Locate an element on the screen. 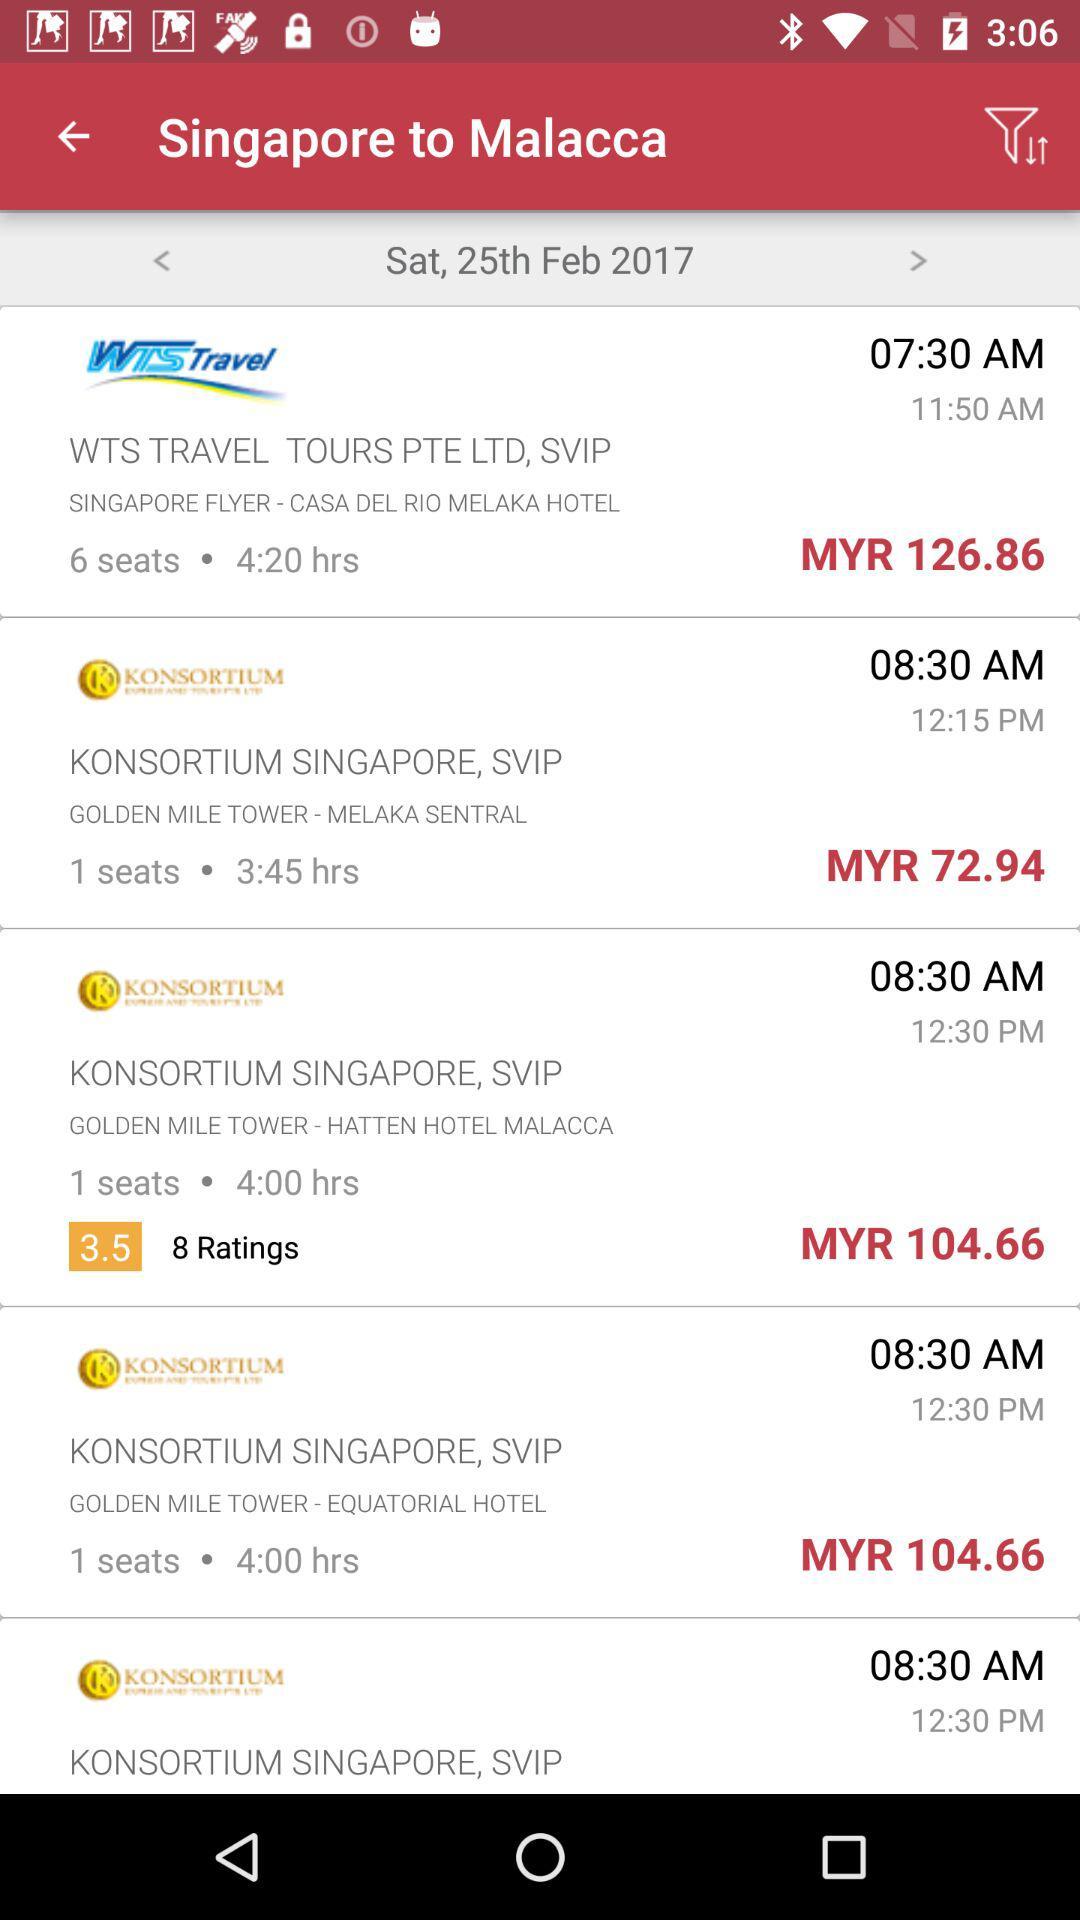 The width and height of the screenshot is (1080, 1920). the item next to sat 25th feb item is located at coordinates (918, 257).